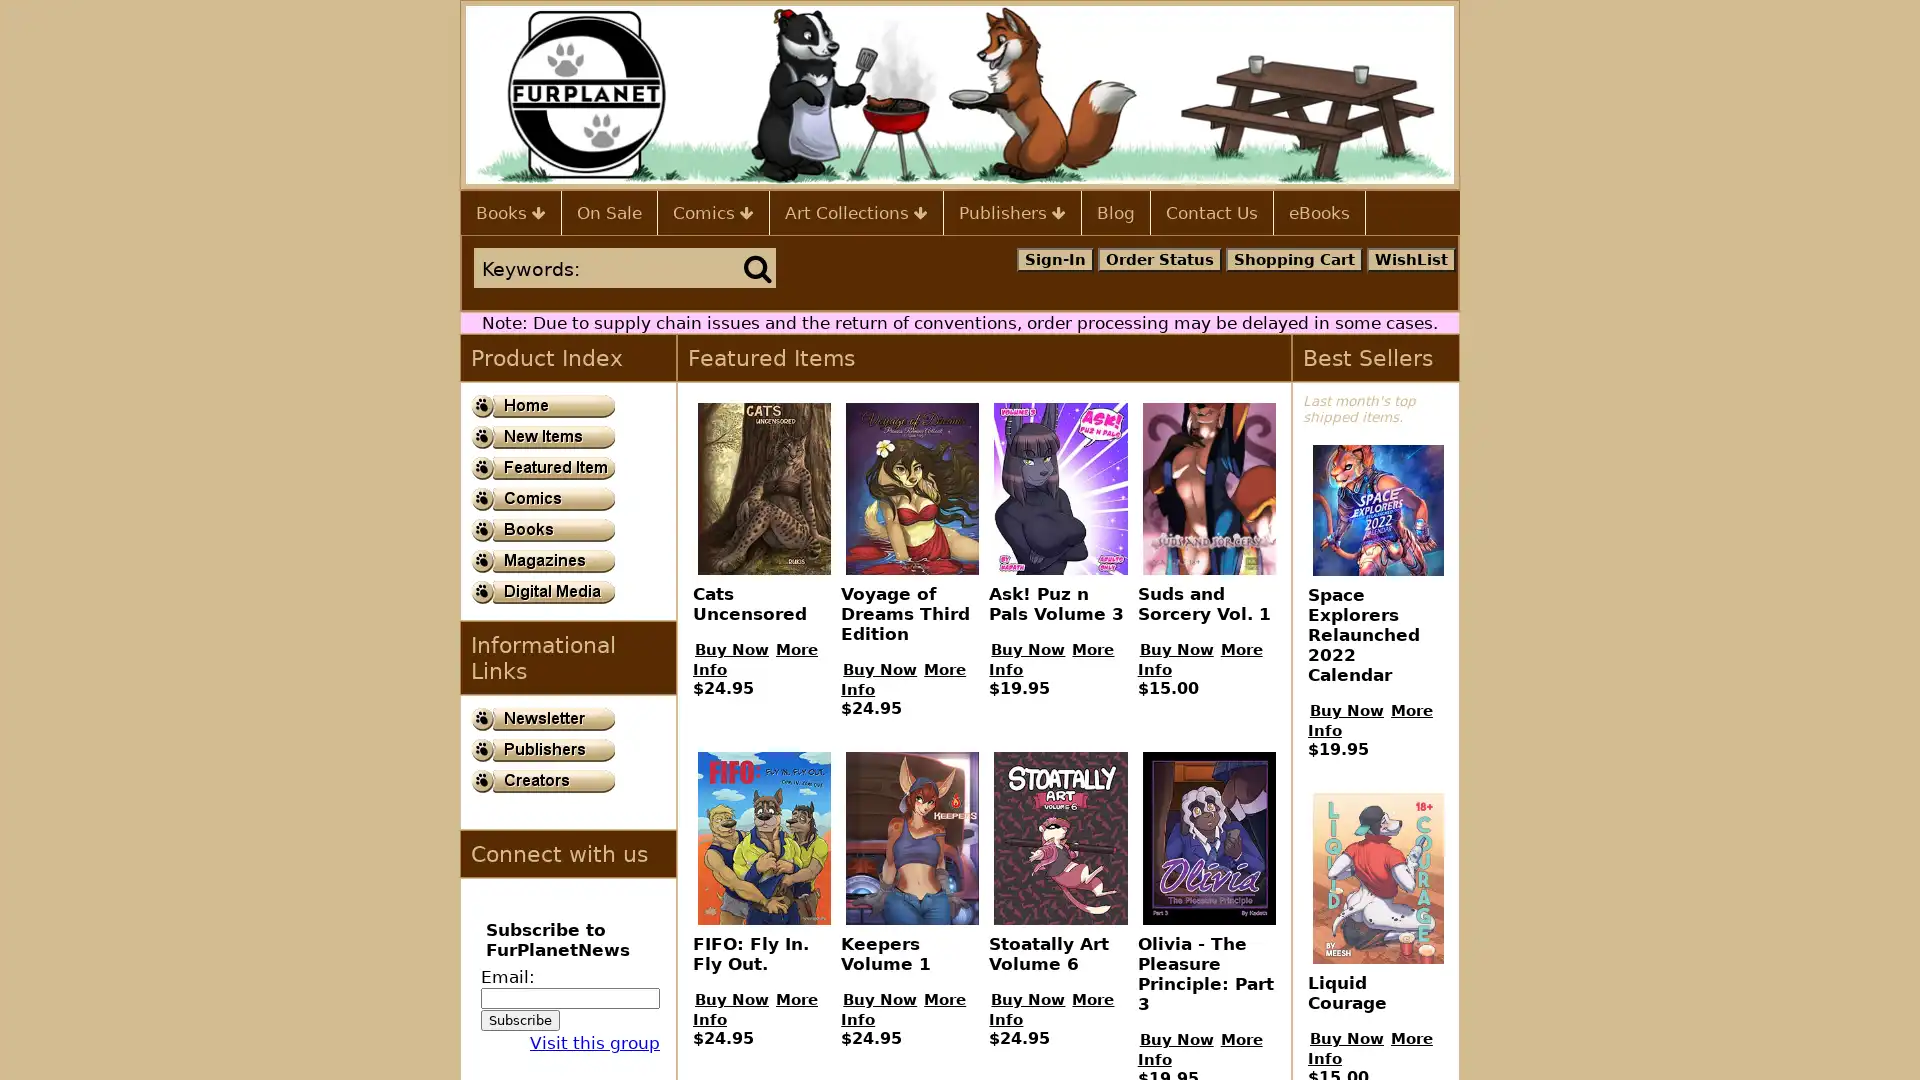  I want to click on Shopping Cart, so click(1294, 257).